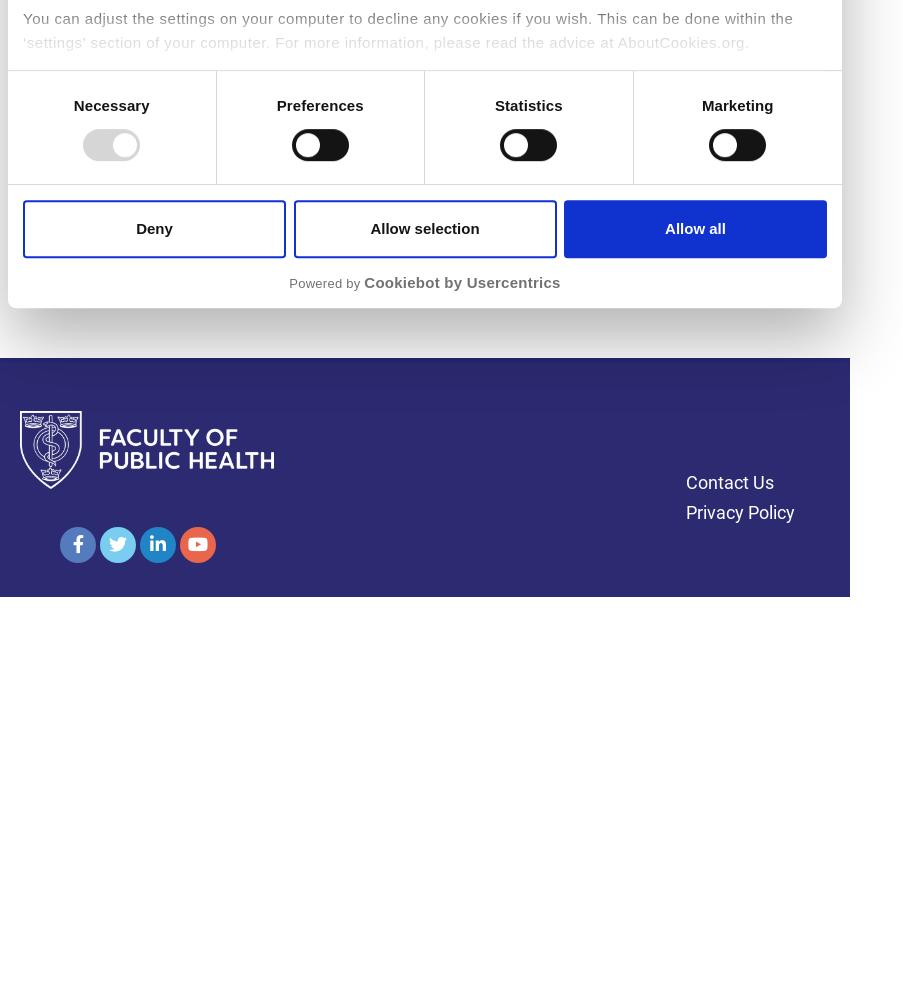 This screenshot has height=1000, width=903. I want to click on 'Preferences', so click(274, 104).